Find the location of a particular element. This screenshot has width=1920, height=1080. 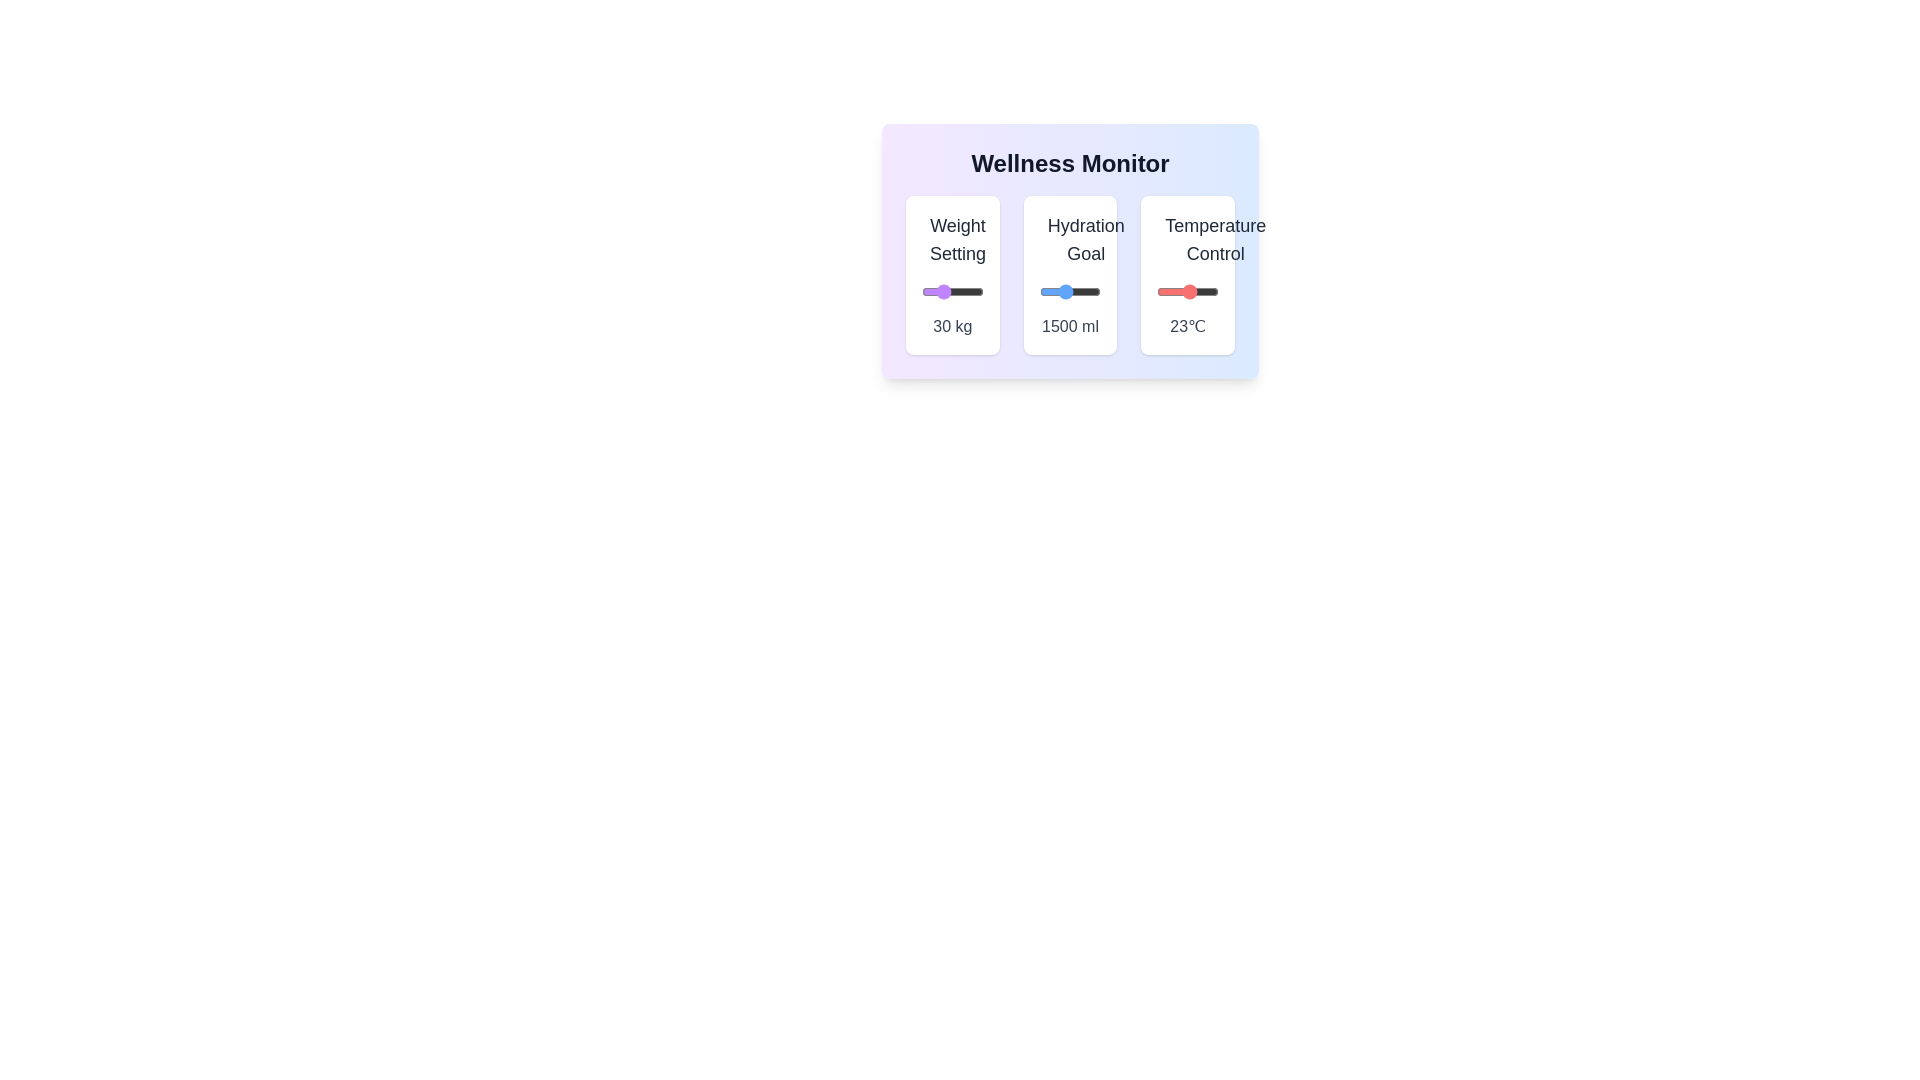

the text label that describes the hydration goal tracking feature located under the main heading 'Wellness Monitor' in the middle column of the layout is located at coordinates (1085, 238).